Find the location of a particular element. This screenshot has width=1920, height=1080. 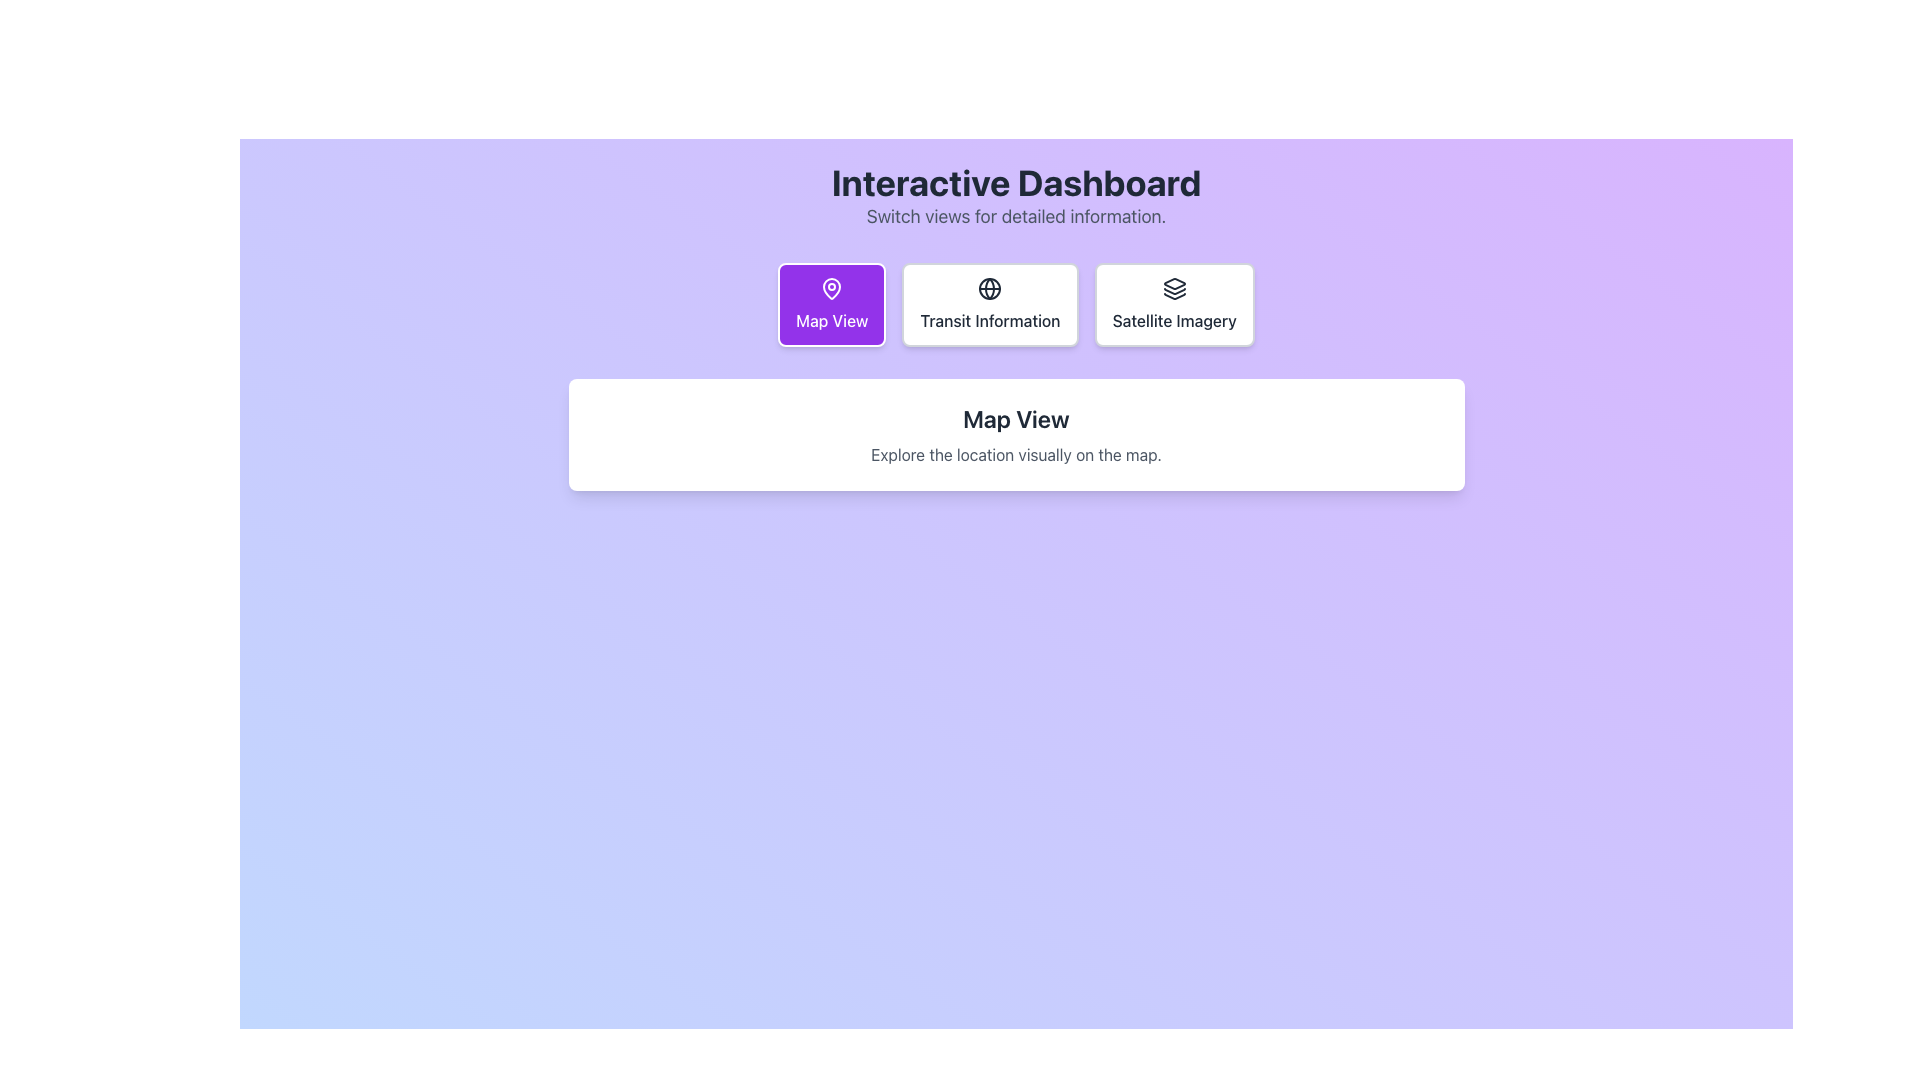

the central button labeled 'Transit Information' with a black globe icon, which is located between the 'Map View' and 'Satellite Imagery' buttons is located at coordinates (990, 304).